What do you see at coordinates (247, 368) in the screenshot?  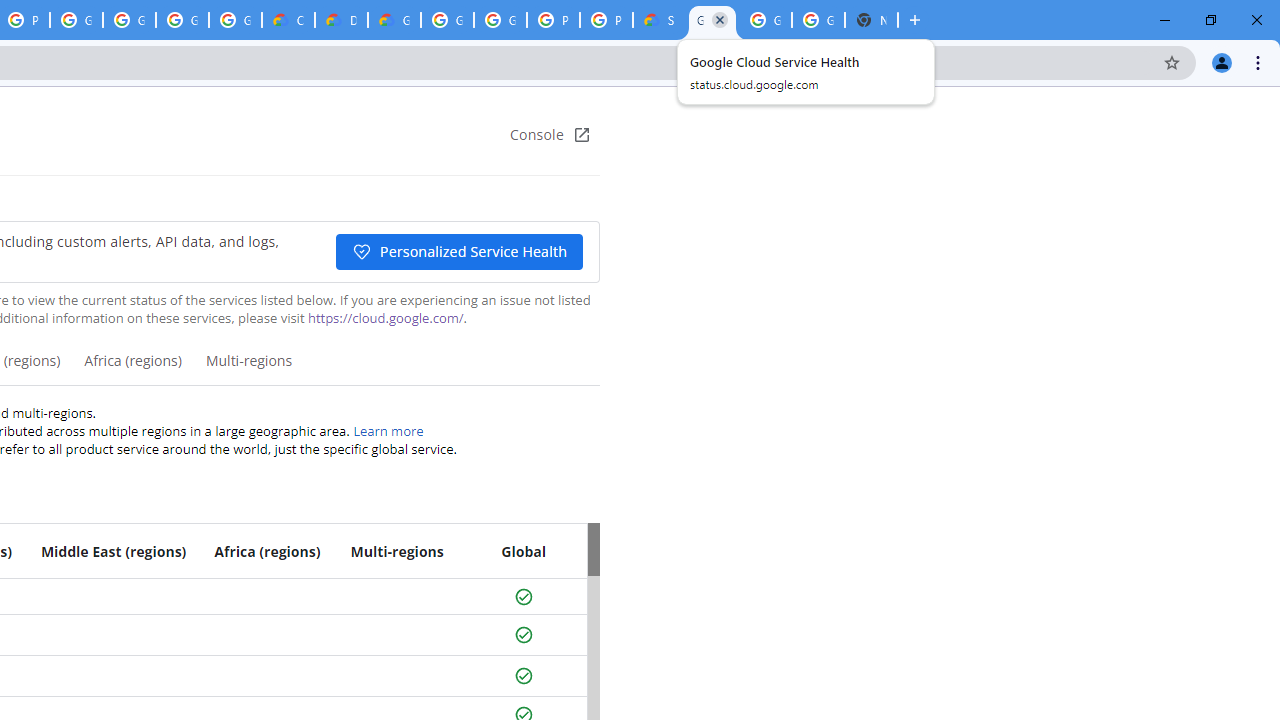 I see `'Multi-regions'` at bounding box center [247, 368].